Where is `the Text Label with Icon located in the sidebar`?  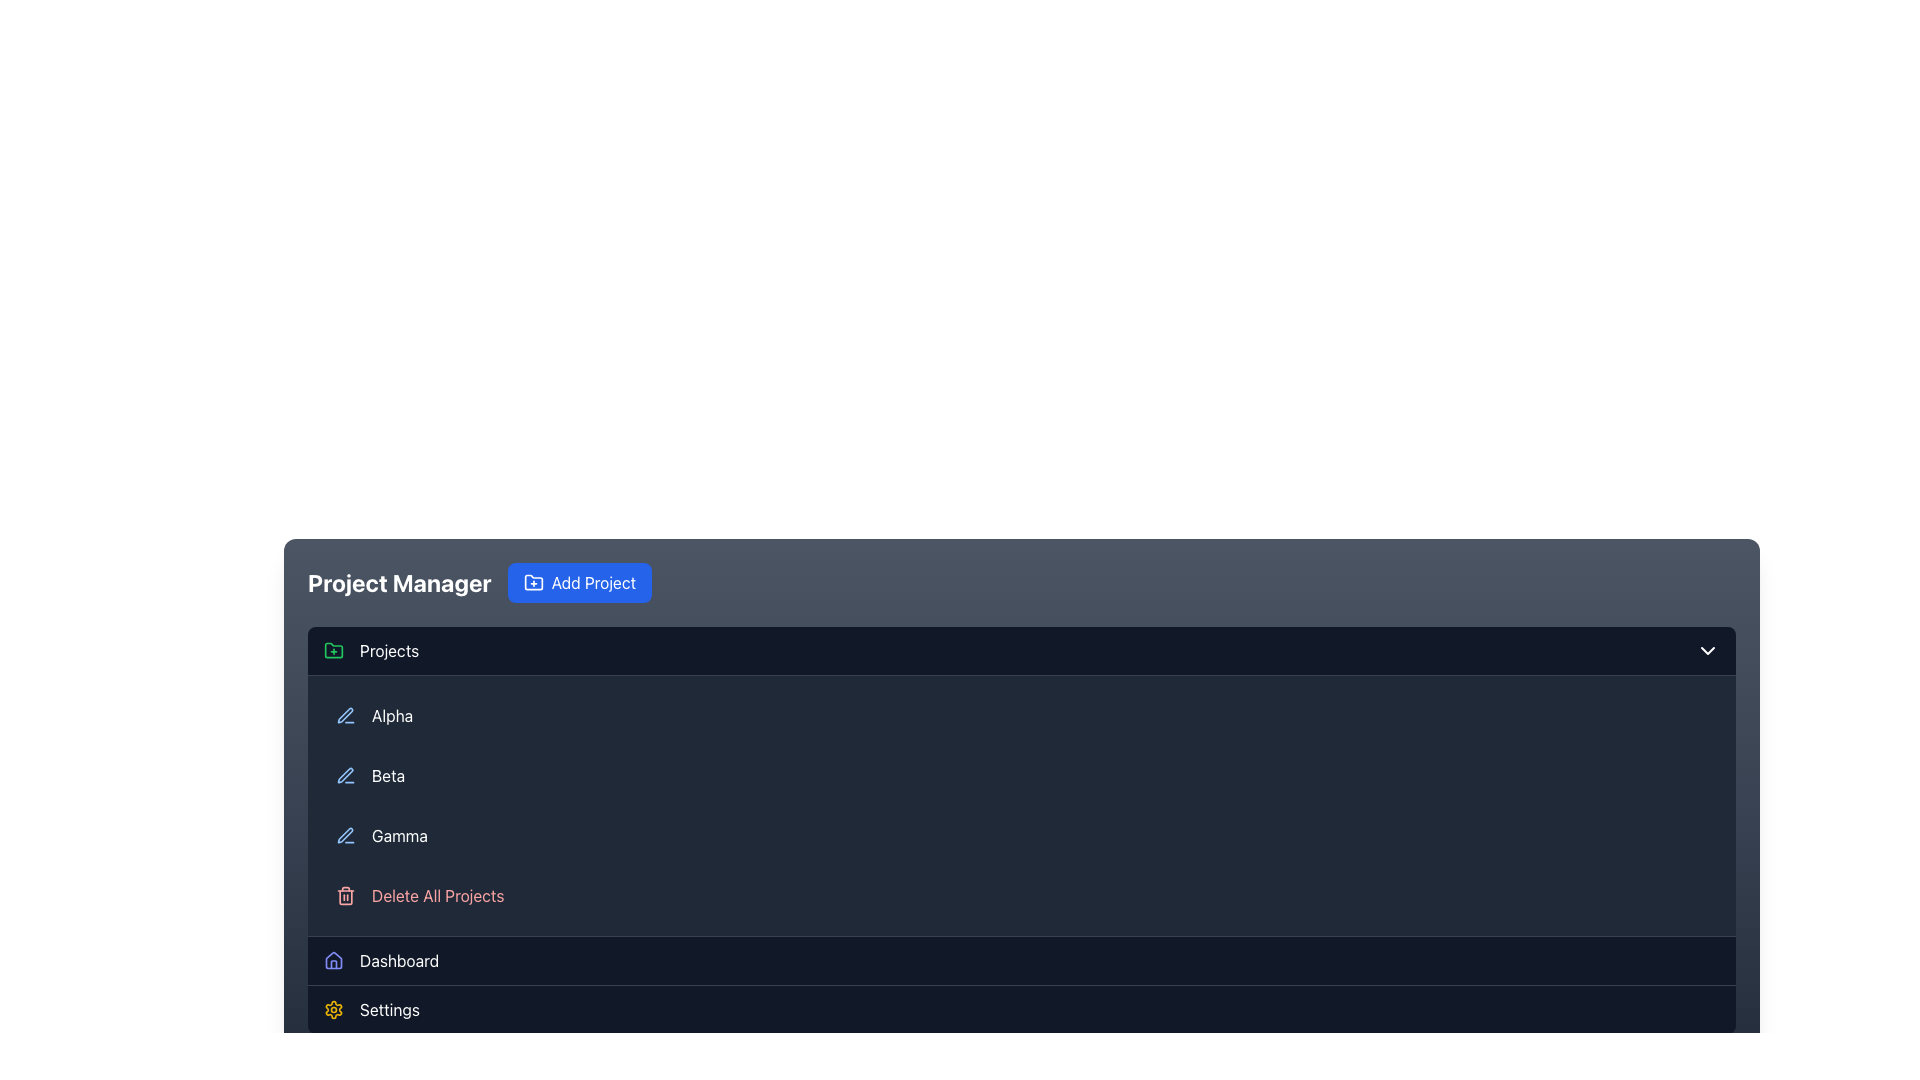 the Text Label with Icon located in the sidebar is located at coordinates (371, 651).